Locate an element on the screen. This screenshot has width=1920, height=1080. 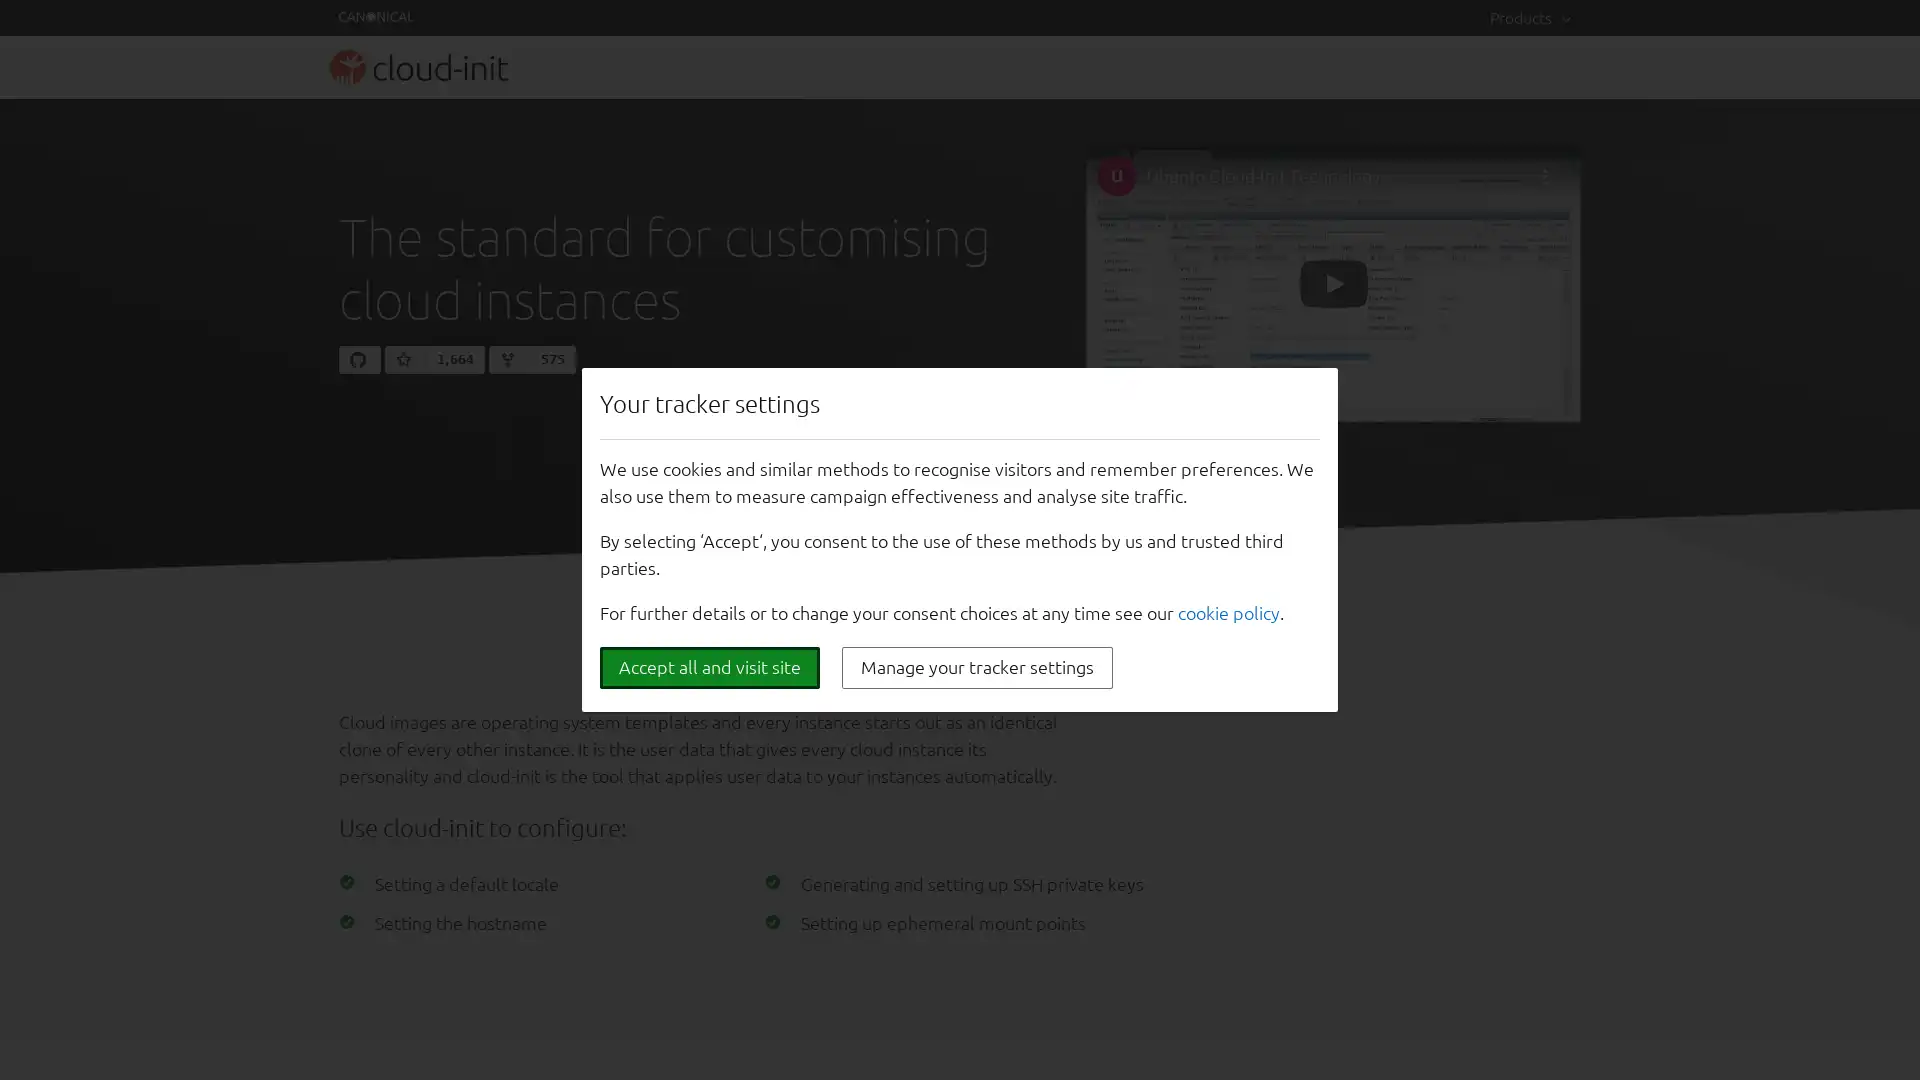
Accept all and visit site is located at coordinates (710, 667).